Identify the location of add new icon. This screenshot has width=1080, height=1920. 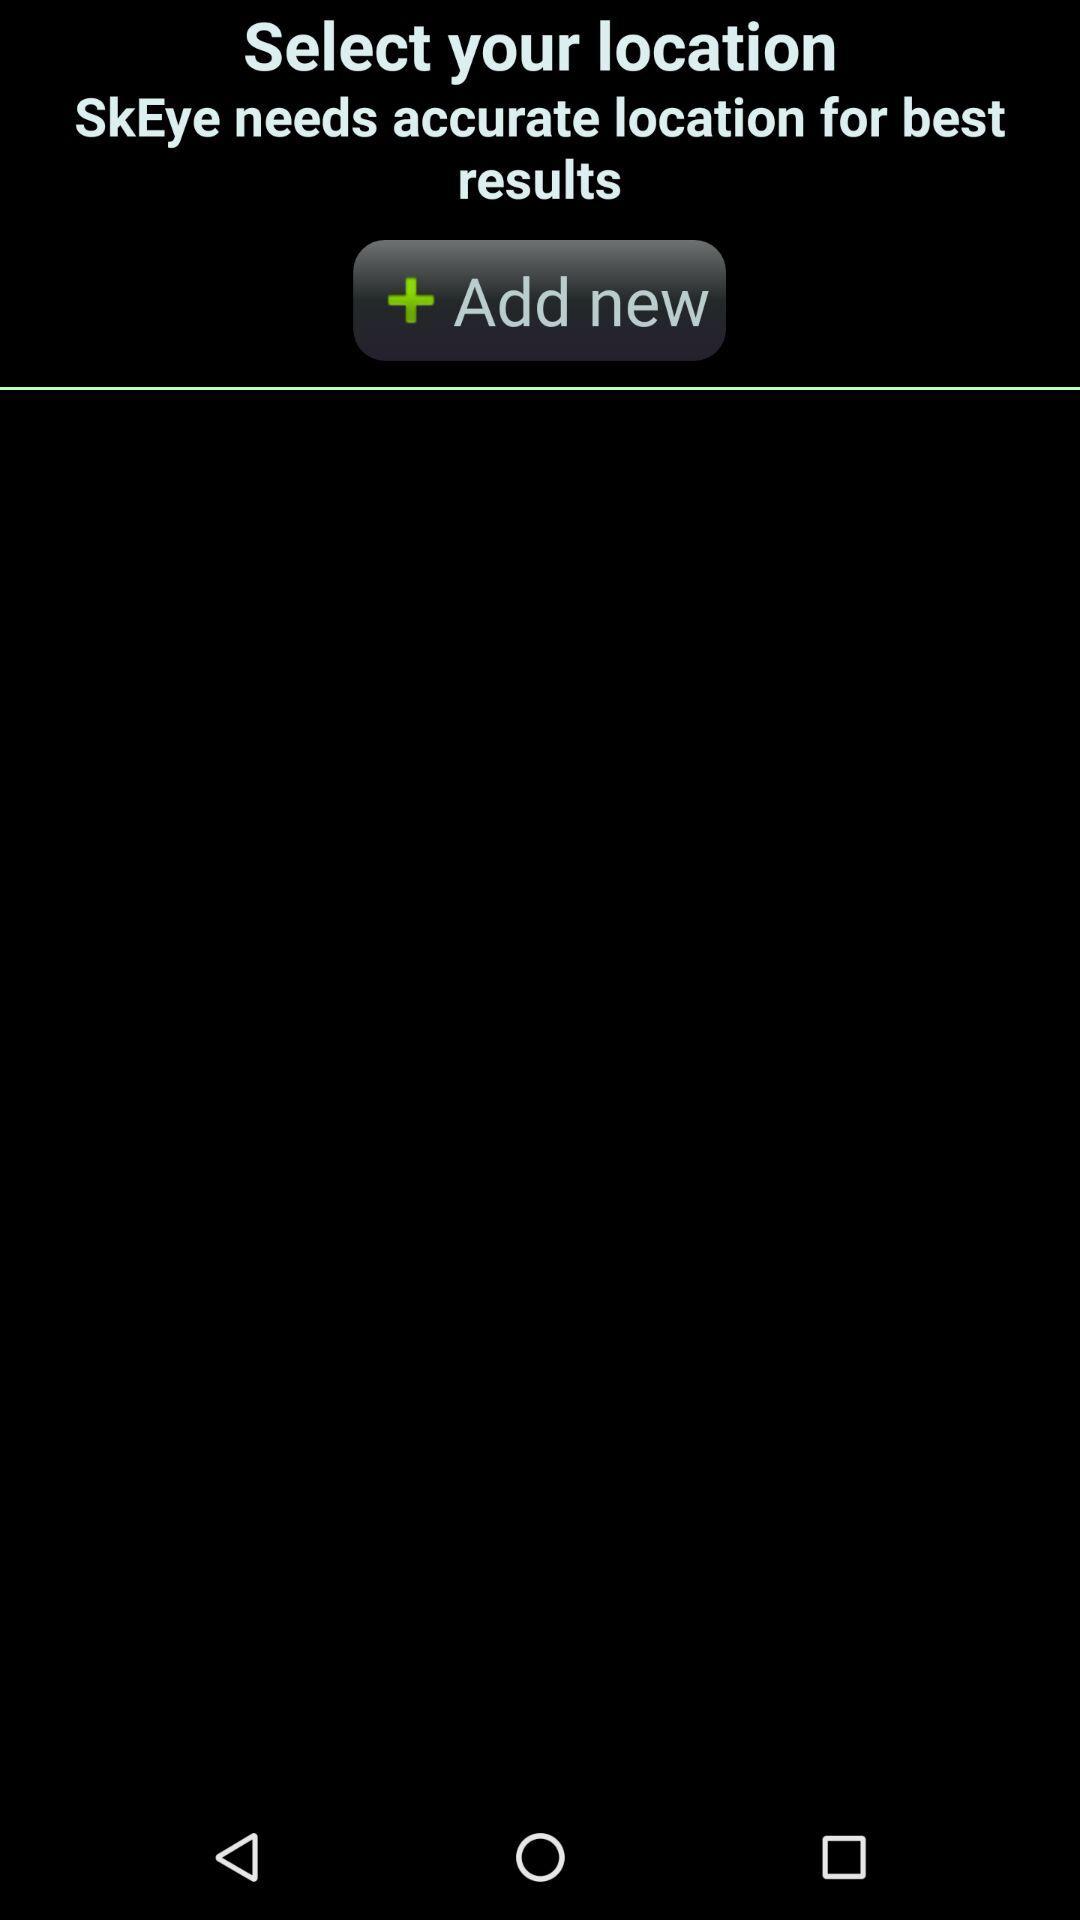
(538, 299).